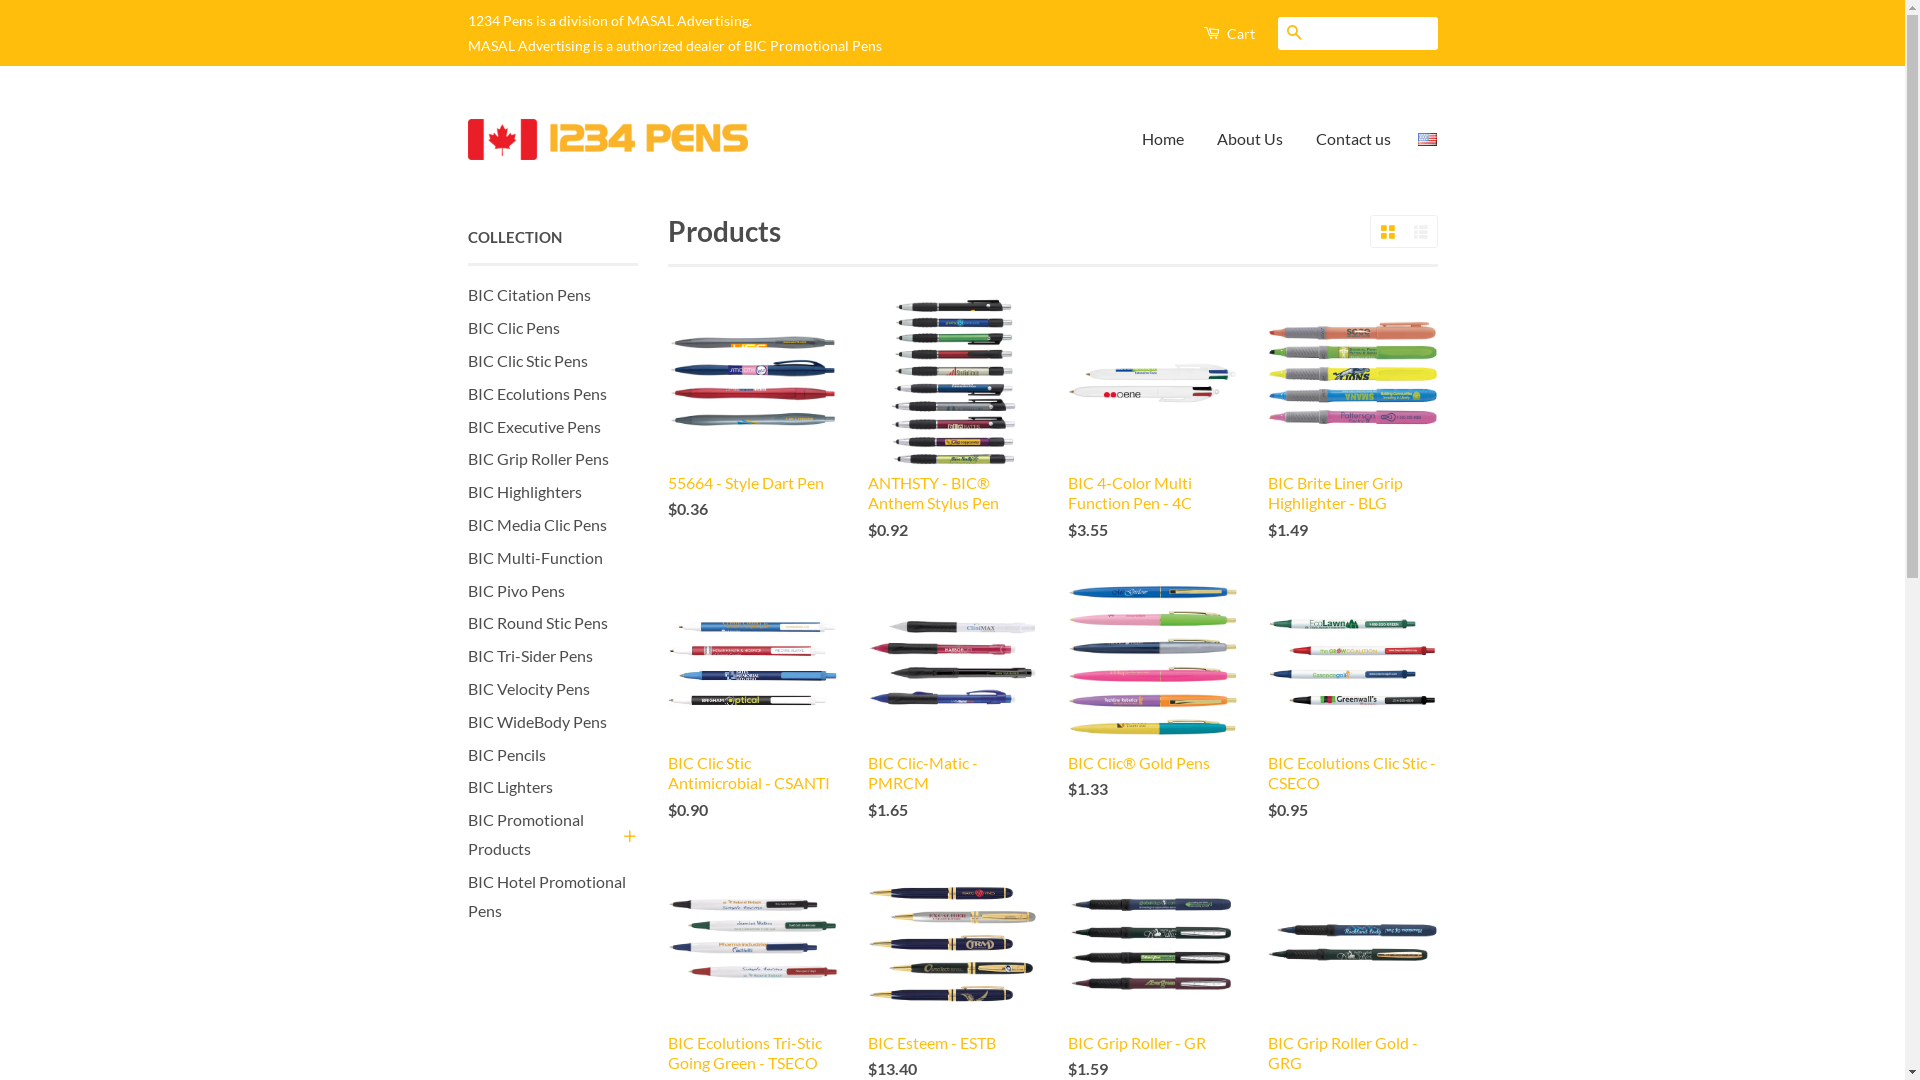  I want to click on 'Contact us', so click(1345, 138).